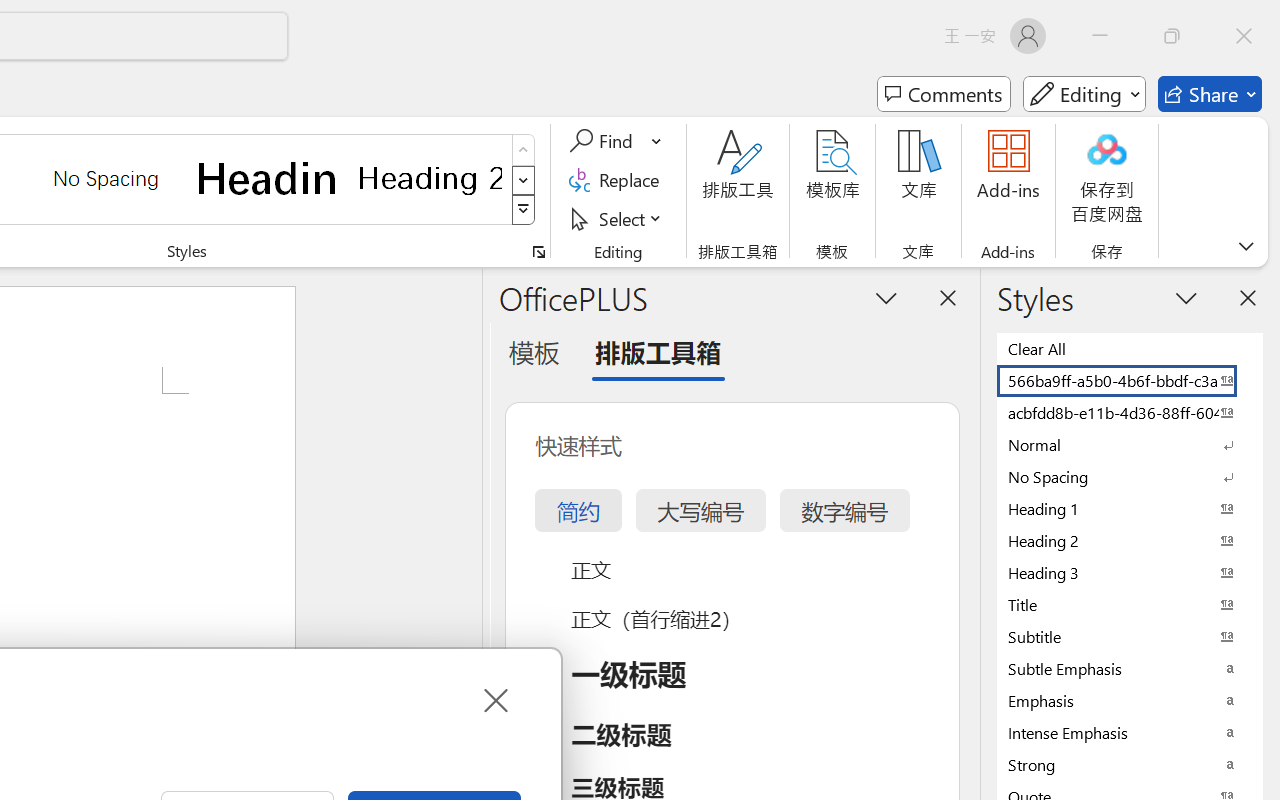  Describe the element at coordinates (494, 700) in the screenshot. I see `'Close'` at that location.